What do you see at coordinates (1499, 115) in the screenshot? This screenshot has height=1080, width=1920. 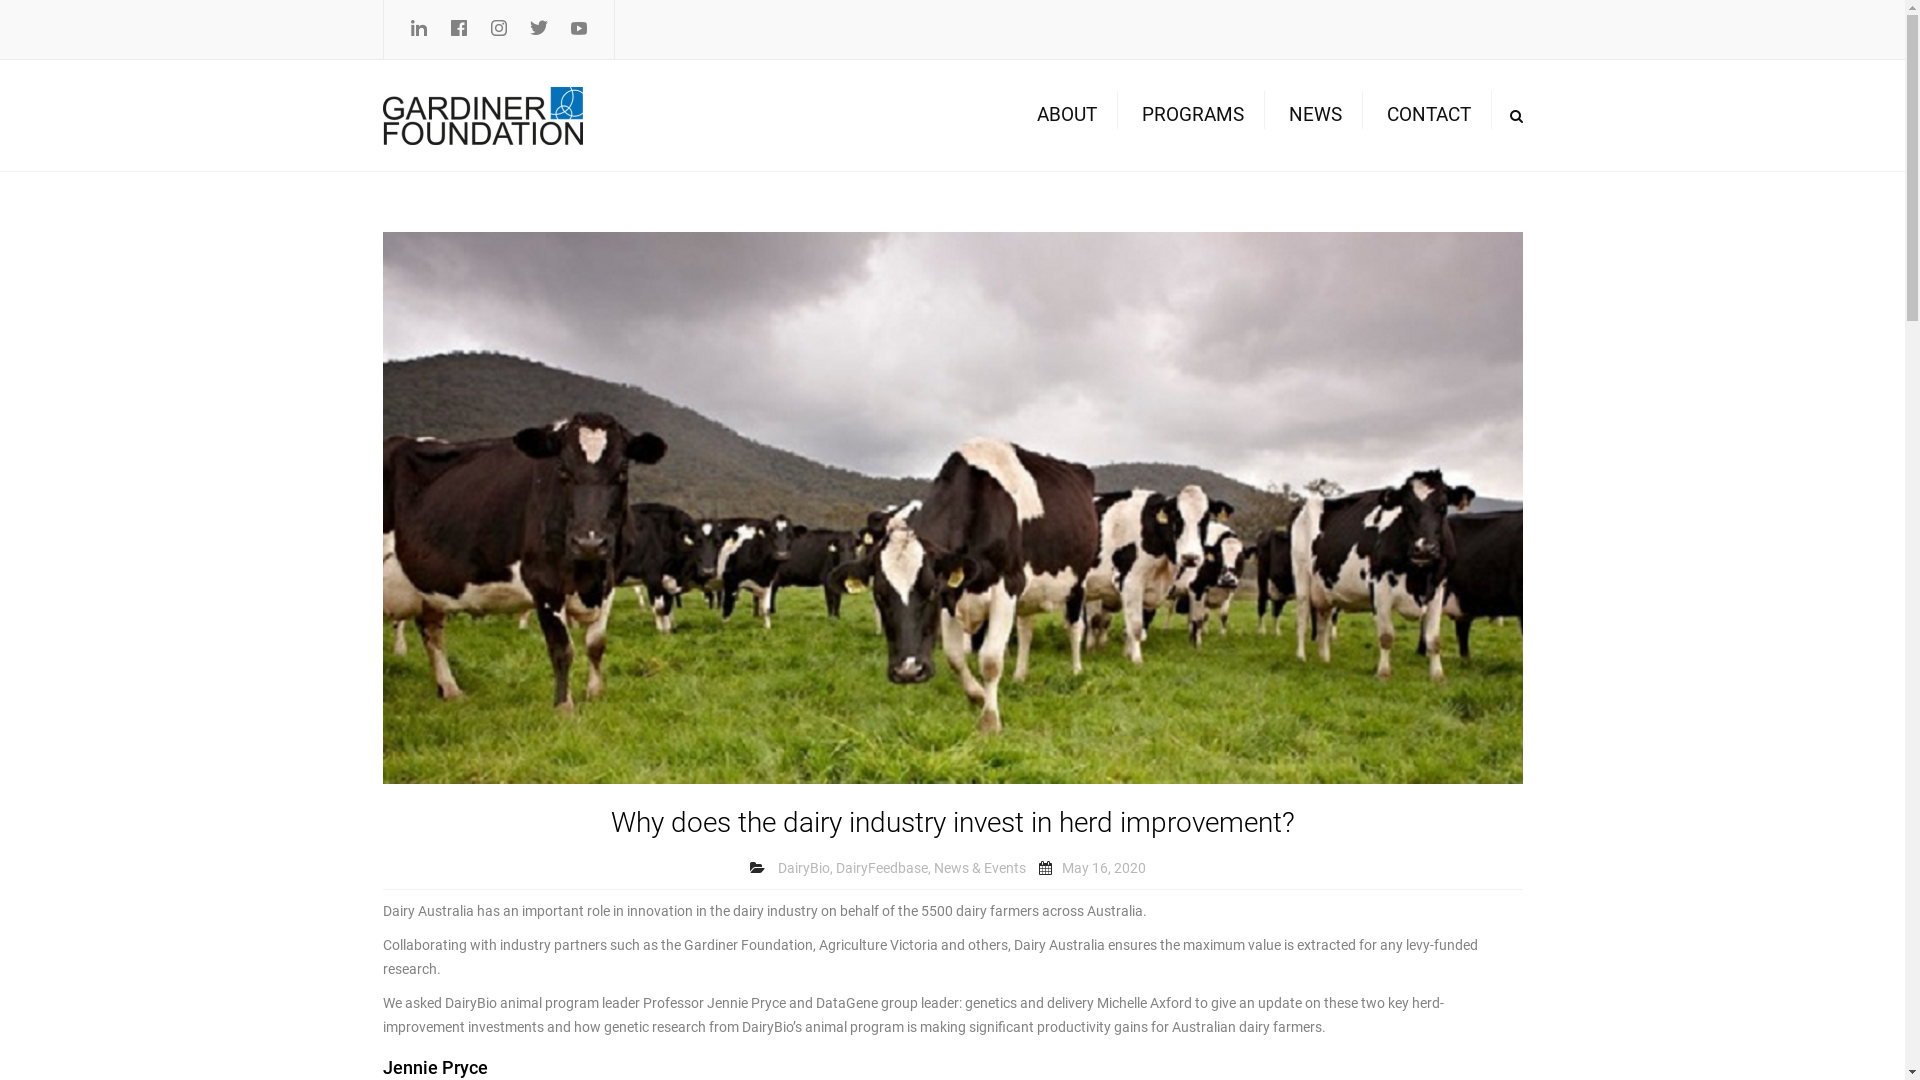 I see `'Search'` at bounding box center [1499, 115].